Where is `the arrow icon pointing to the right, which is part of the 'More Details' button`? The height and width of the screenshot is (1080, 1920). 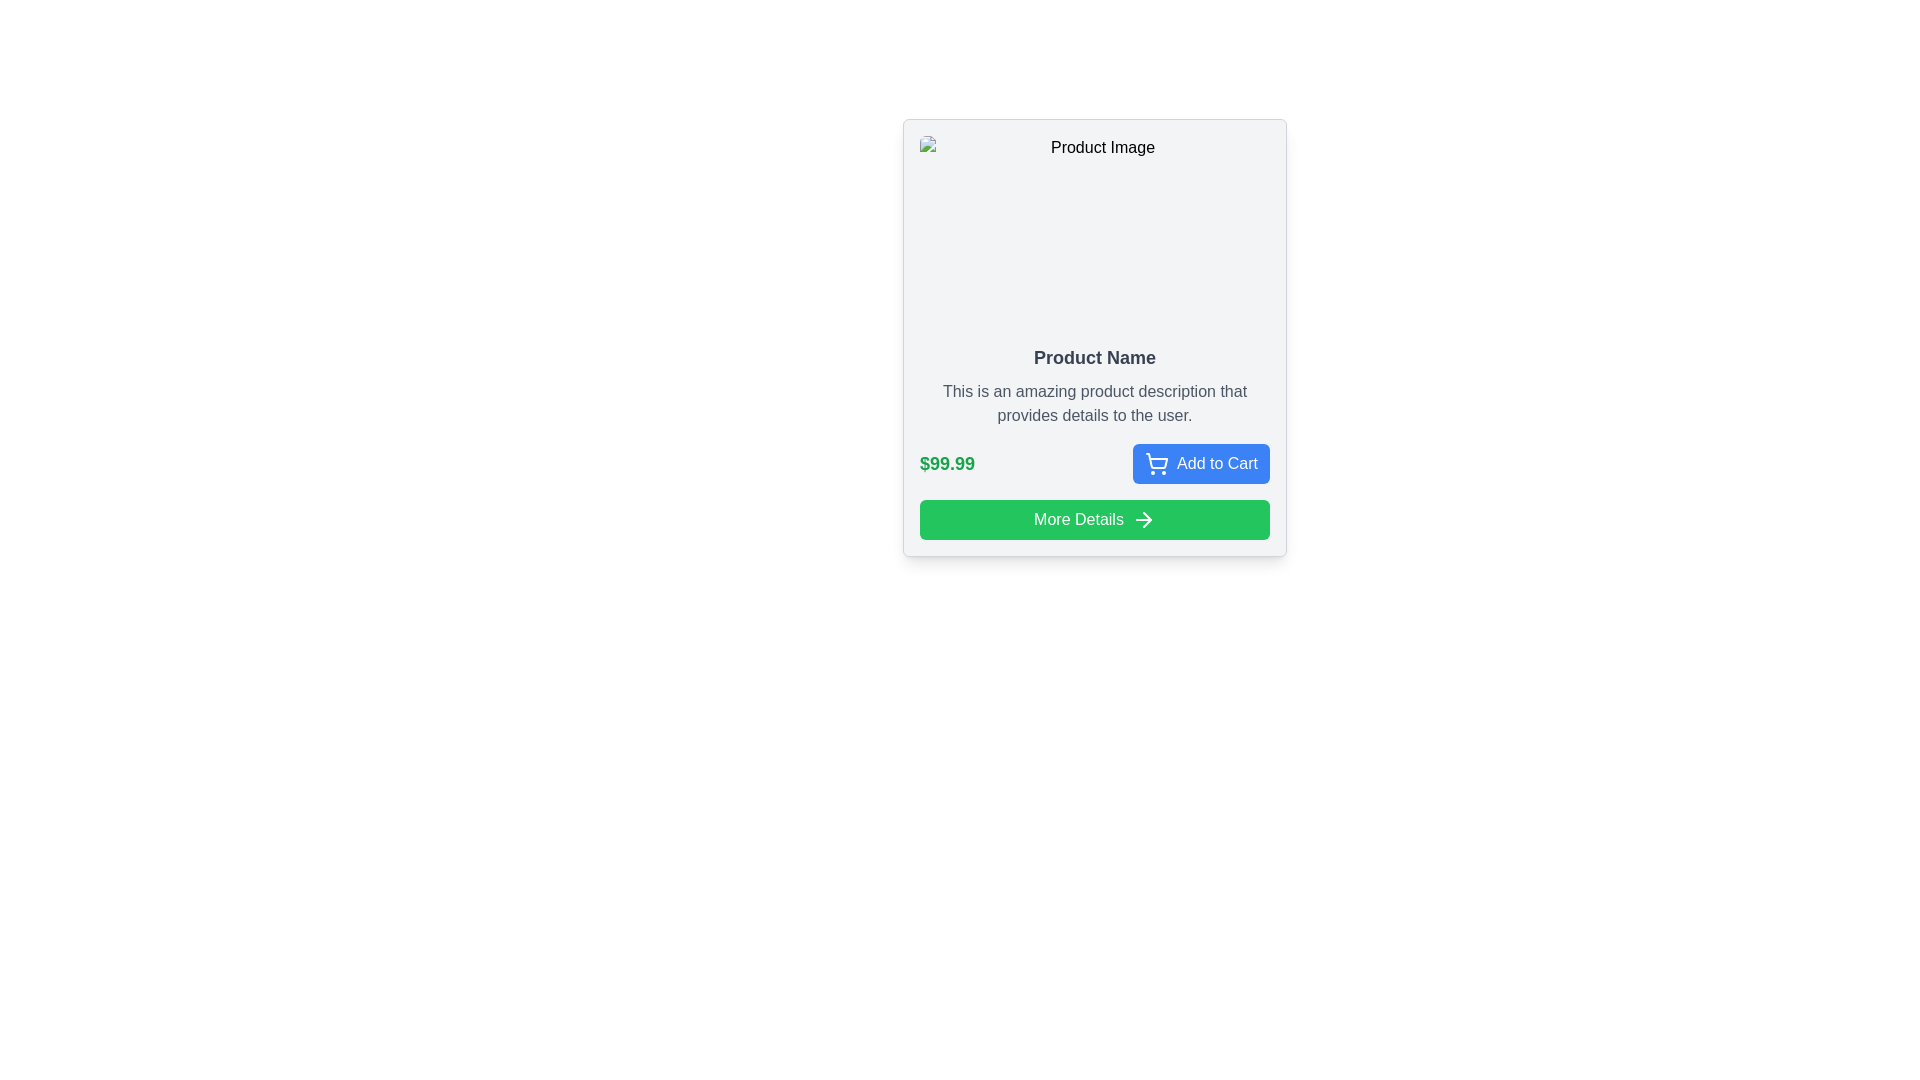
the arrow icon pointing to the right, which is part of the 'More Details' button is located at coordinates (1147, 519).